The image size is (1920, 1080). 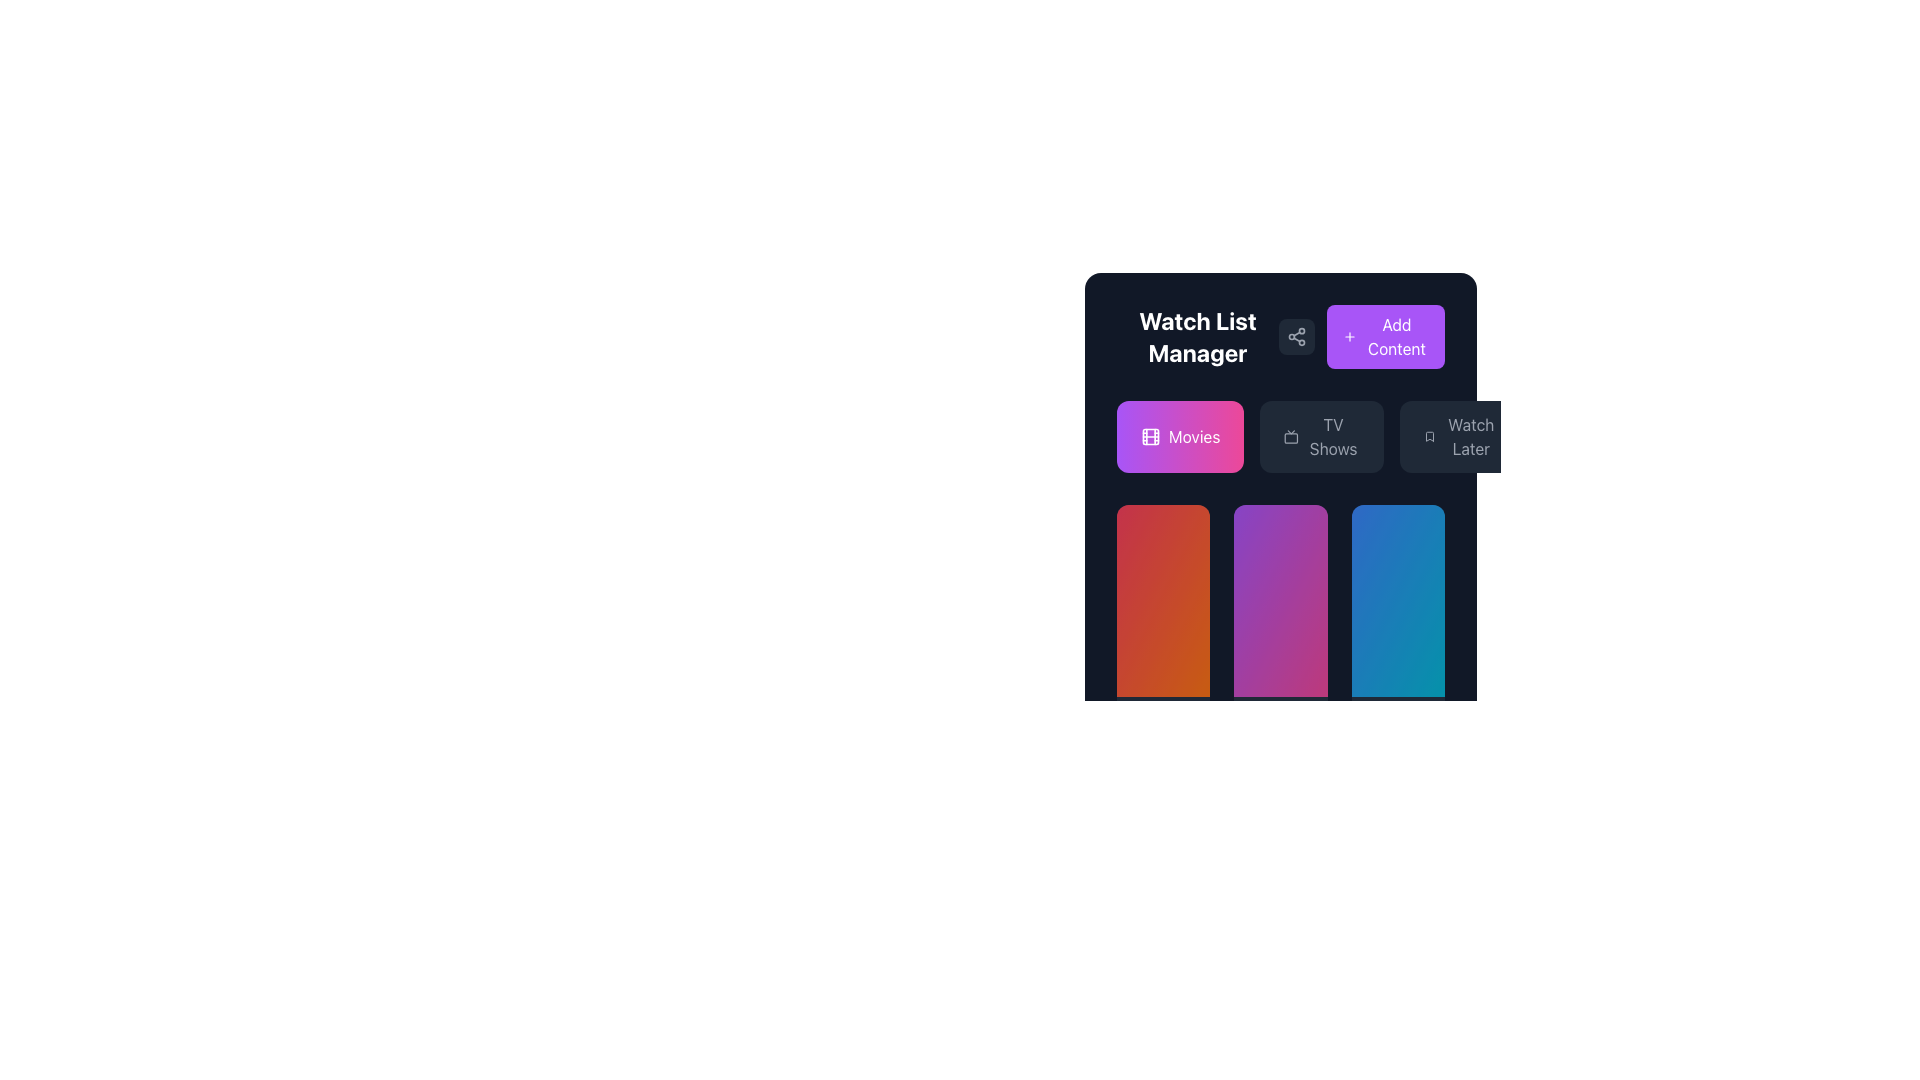 I want to click on the first informational card with a gradient background transitioning from rose red to orange, located in the top-left position of a group of three similar cards, so click(x=1163, y=600).